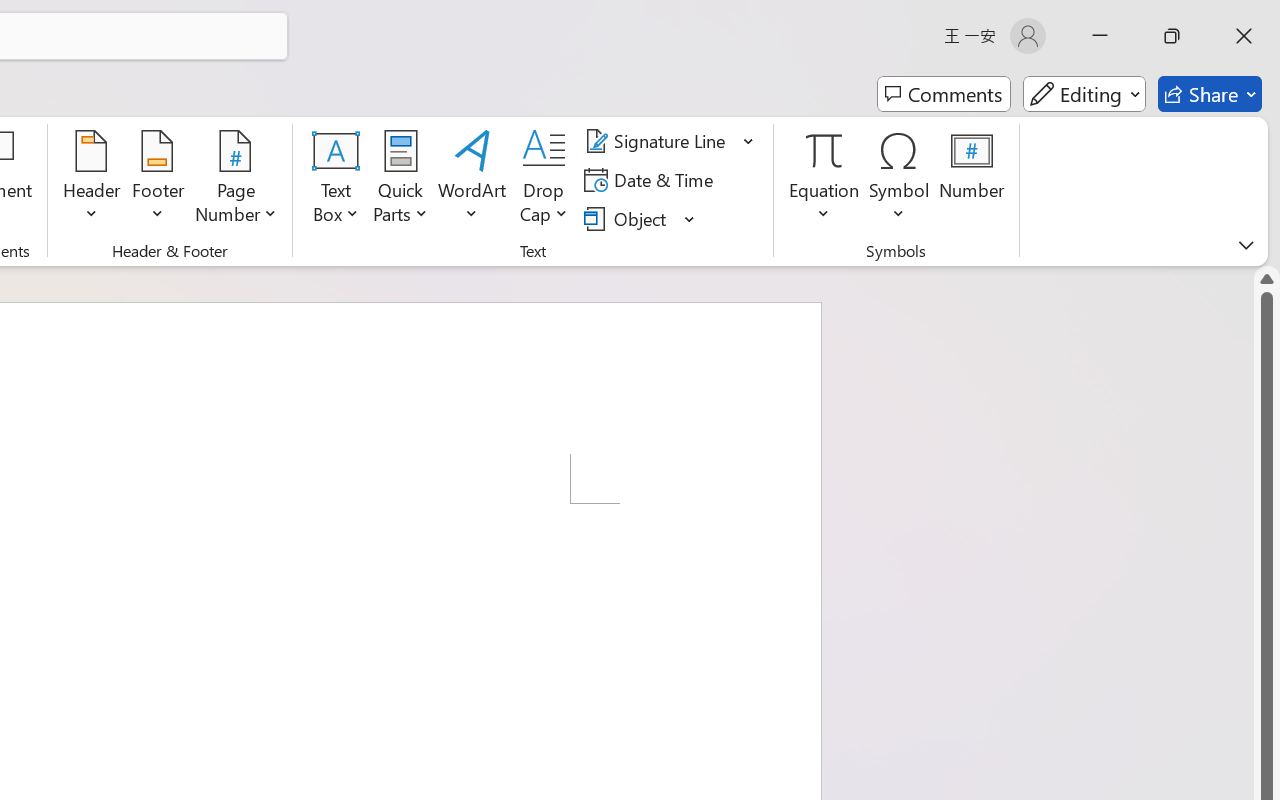 The height and width of the screenshot is (800, 1280). What do you see at coordinates (640, 218) in the screenshot?
I see `'Object...'` at bounding box center [640, 218].